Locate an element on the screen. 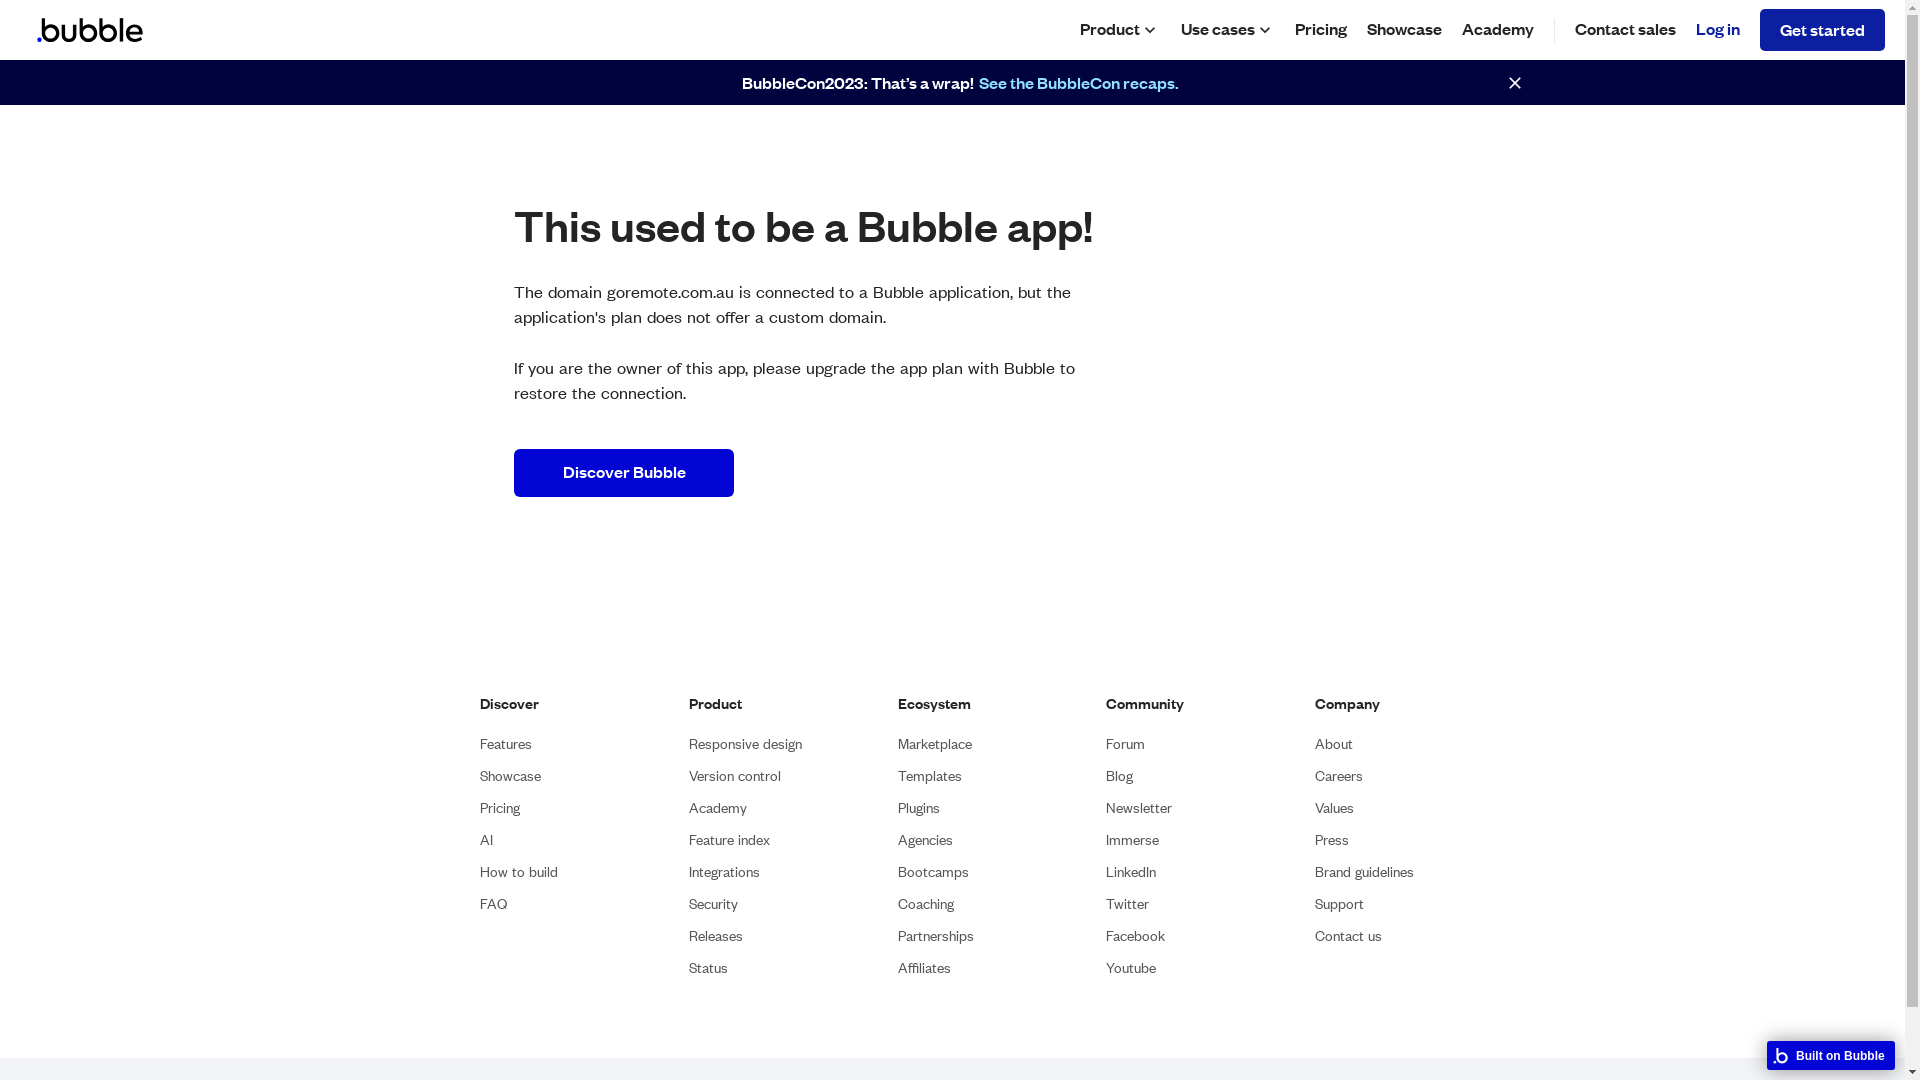 Image resolution: width=1920 pixels, height=1080 pixels. 'Pricing' is located at coordinates (480, 806).